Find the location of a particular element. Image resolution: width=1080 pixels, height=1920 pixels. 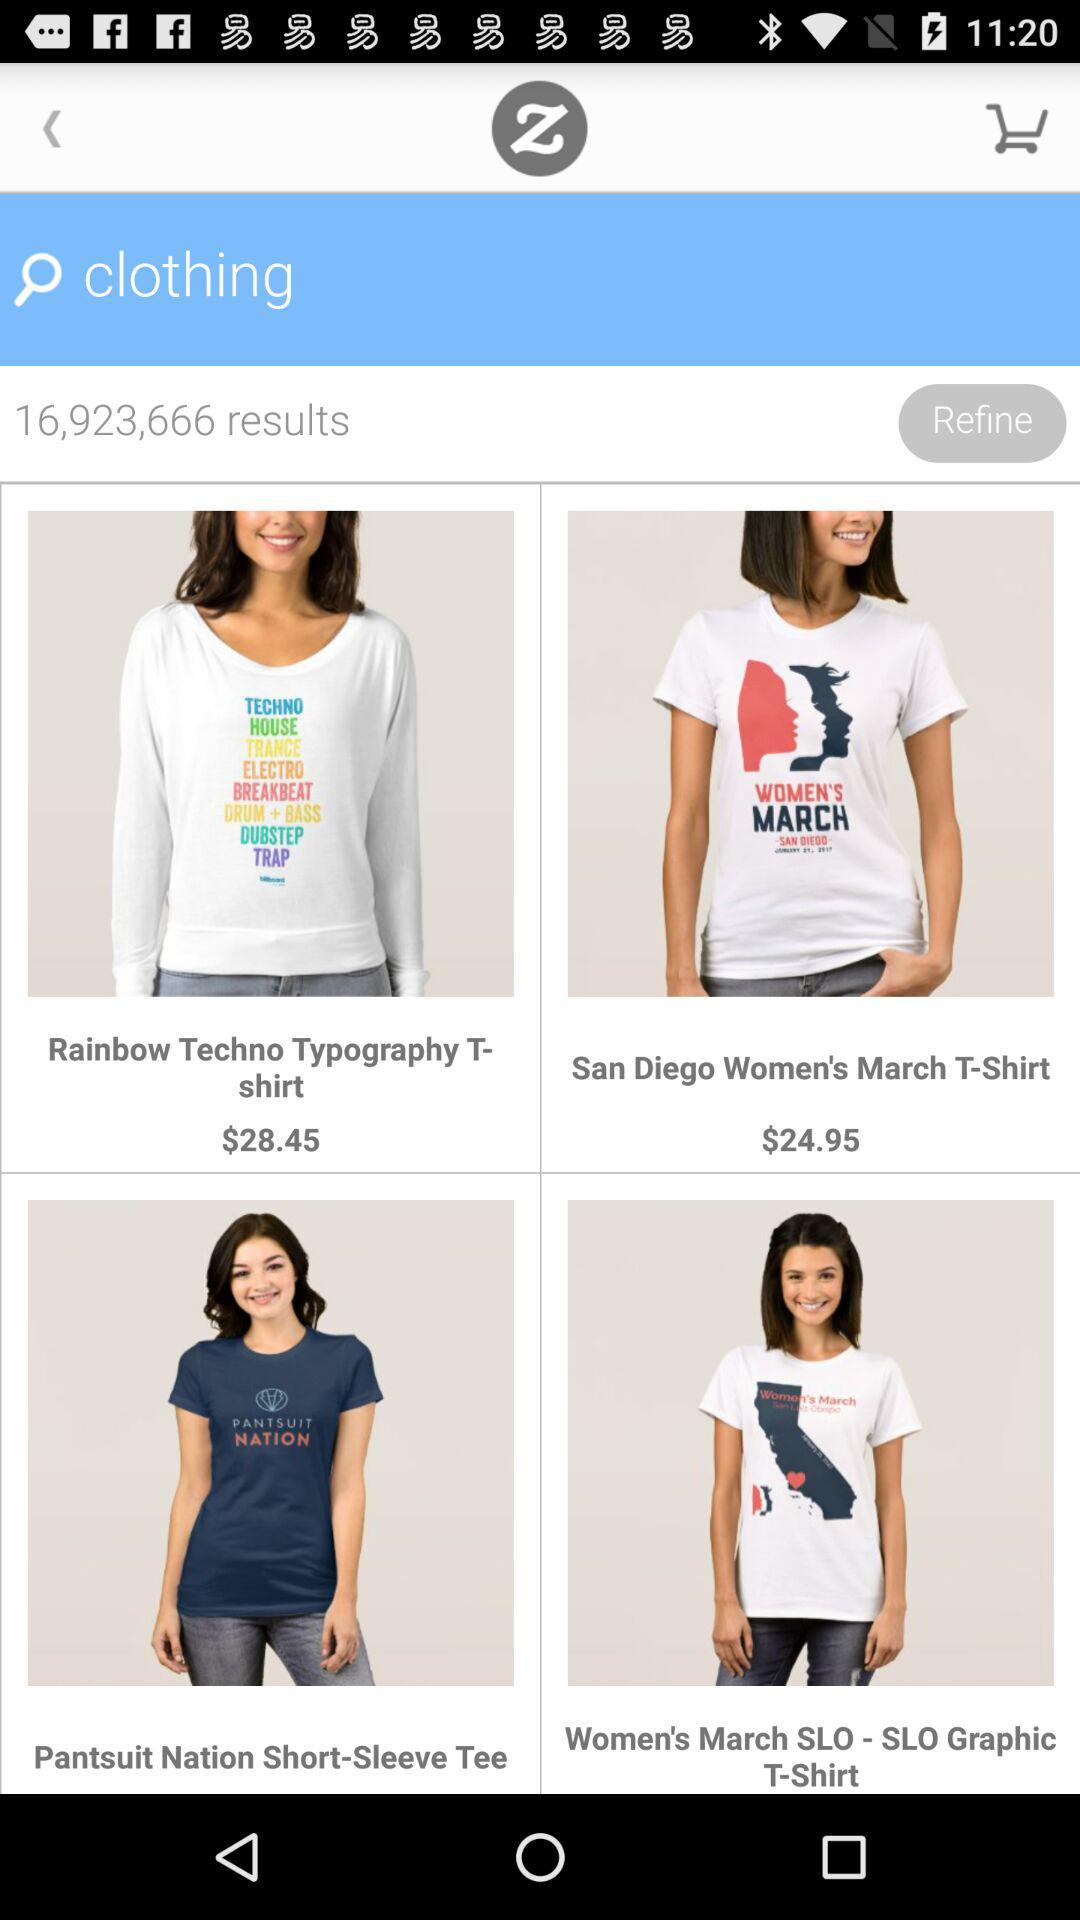

the icon below the clothing icon is located at coordinates (981, 422).